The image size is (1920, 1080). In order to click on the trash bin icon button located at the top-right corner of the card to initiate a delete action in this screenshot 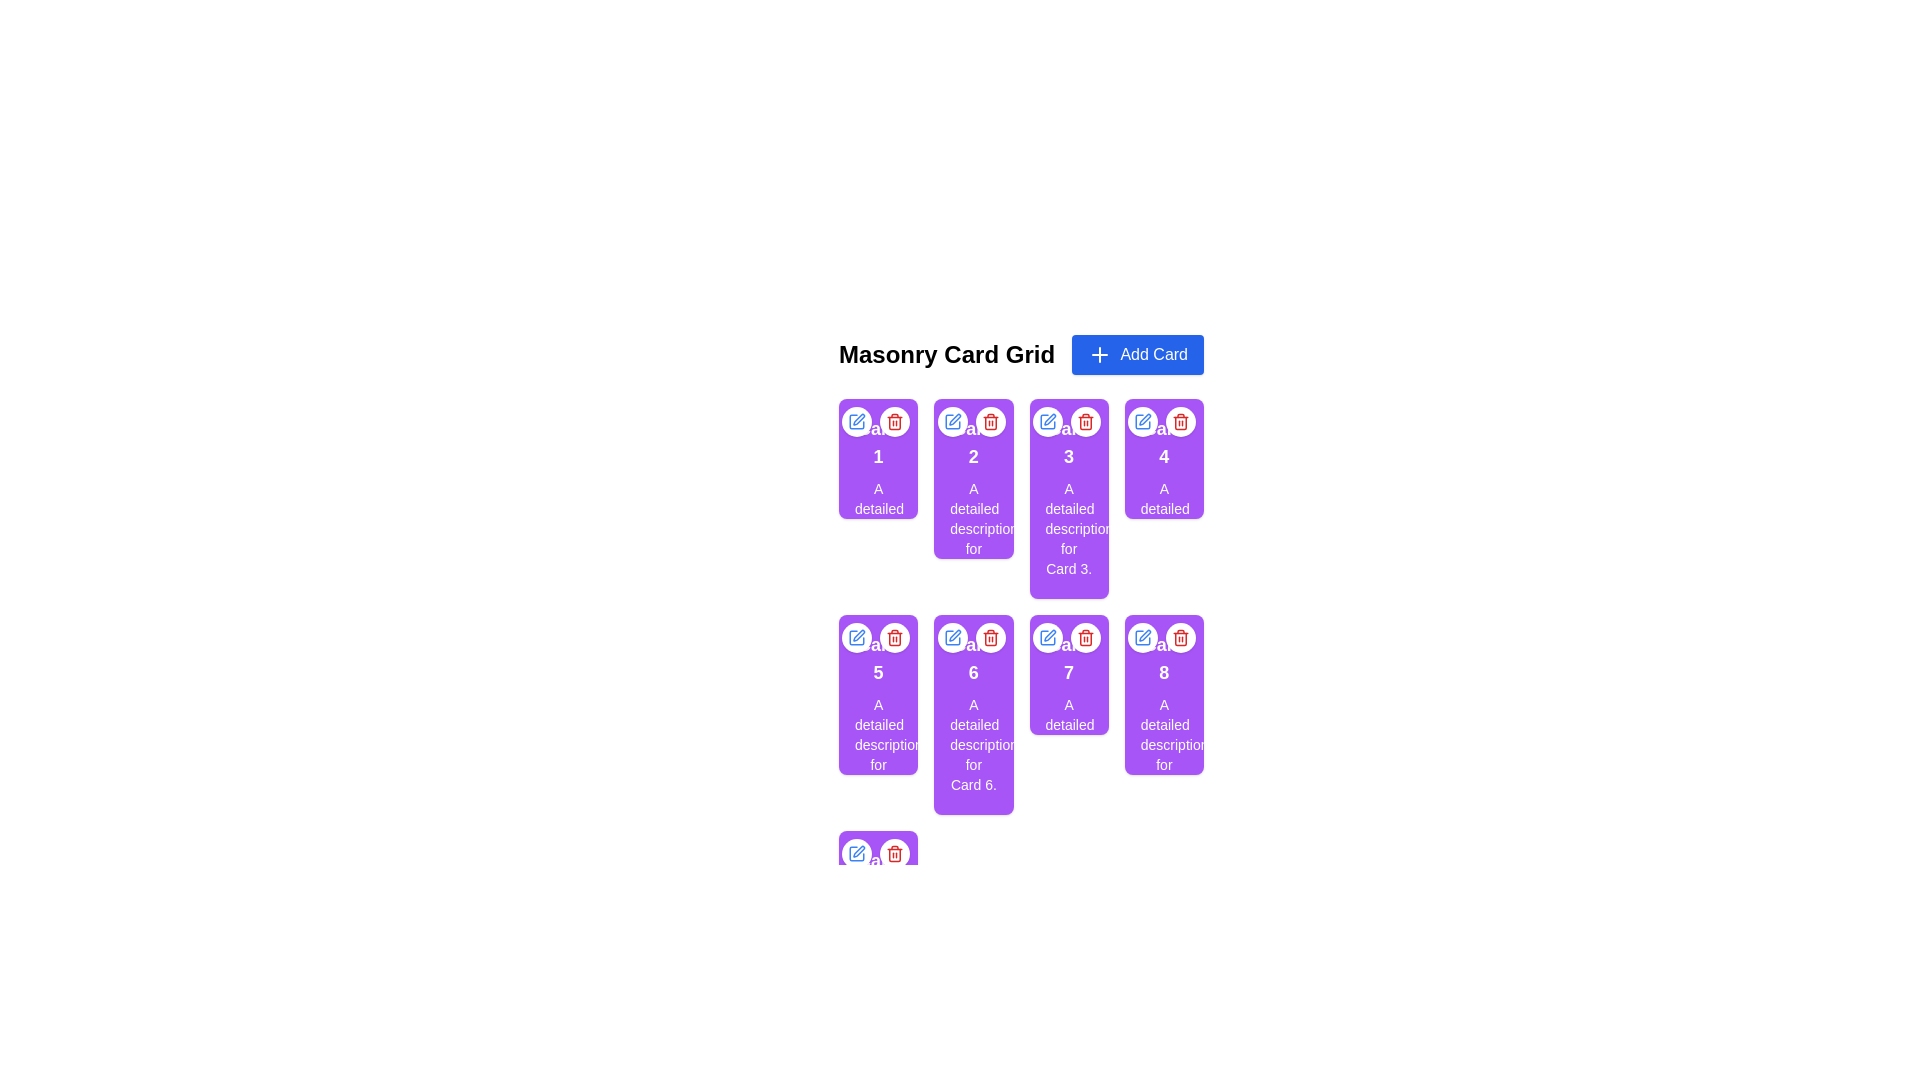, I will do `click(990, 637)`.